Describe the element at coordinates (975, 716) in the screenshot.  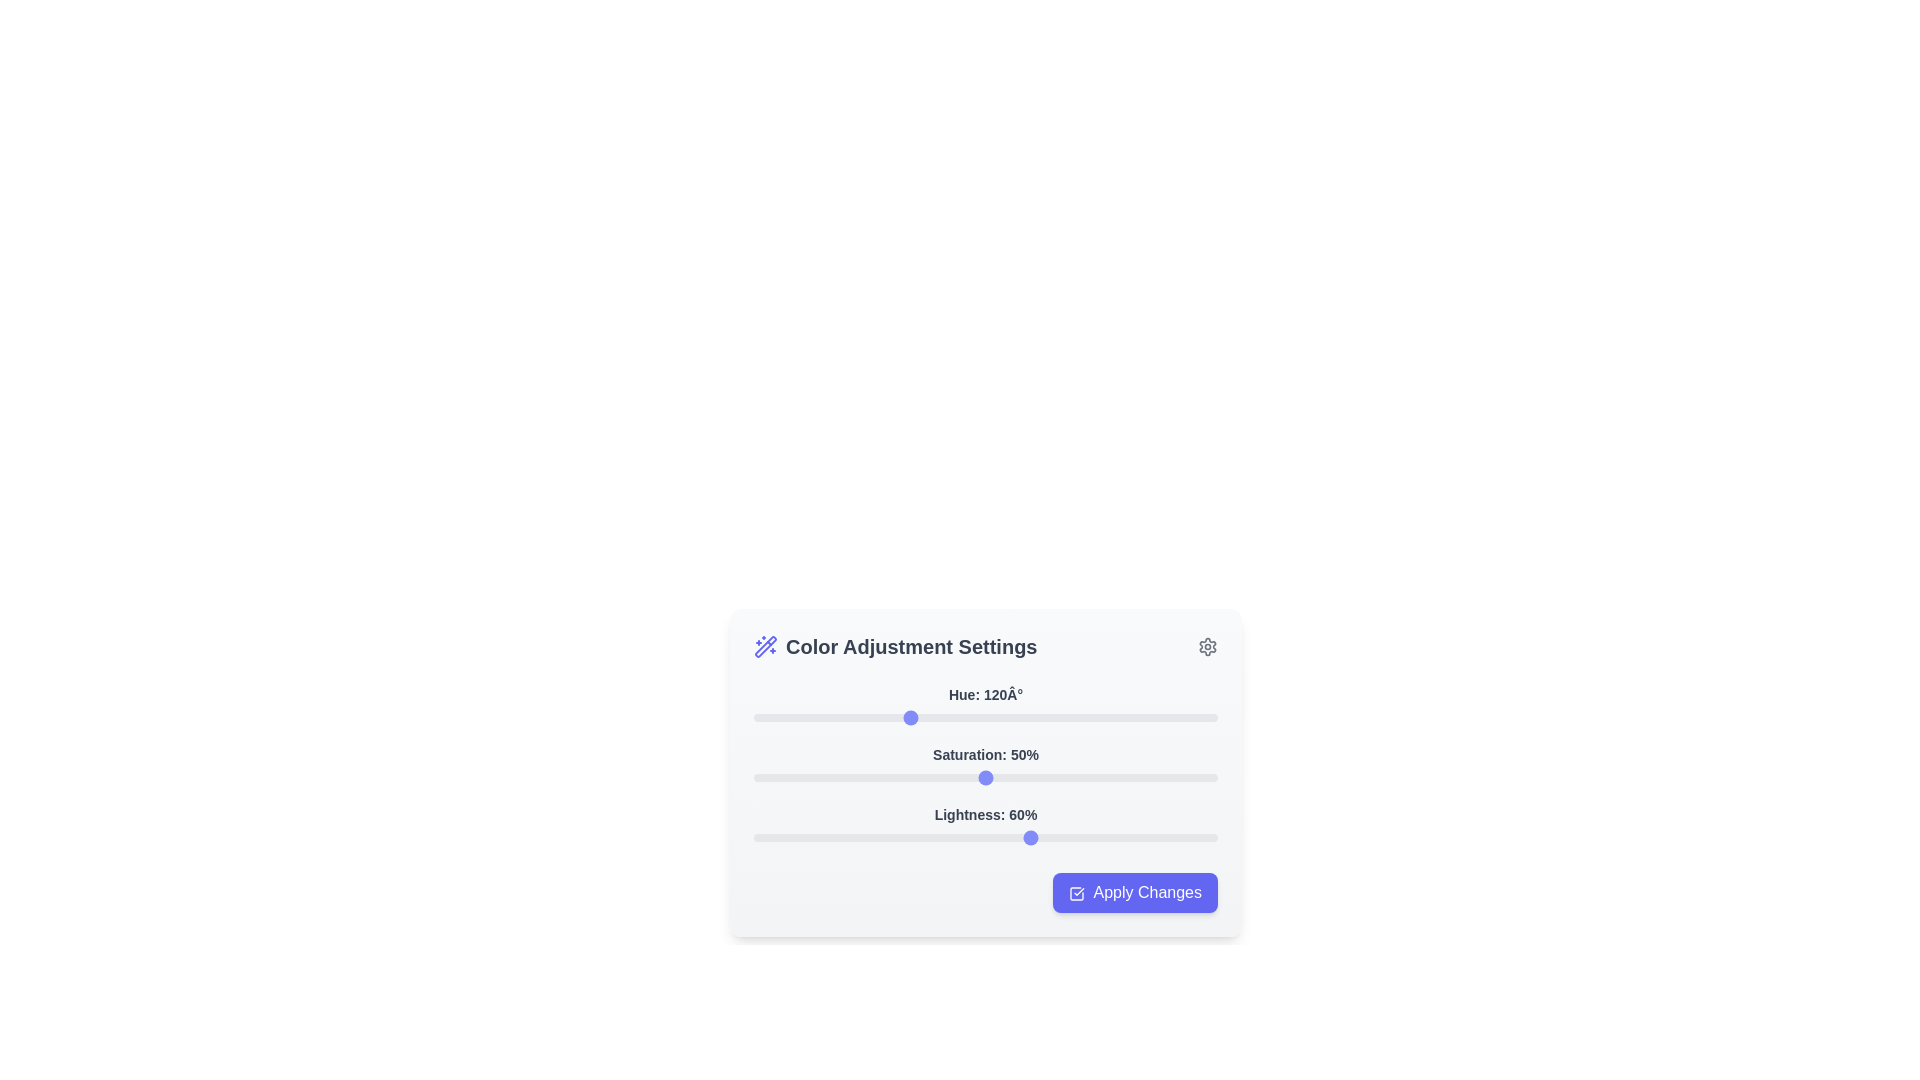
I see `hue` at that location.